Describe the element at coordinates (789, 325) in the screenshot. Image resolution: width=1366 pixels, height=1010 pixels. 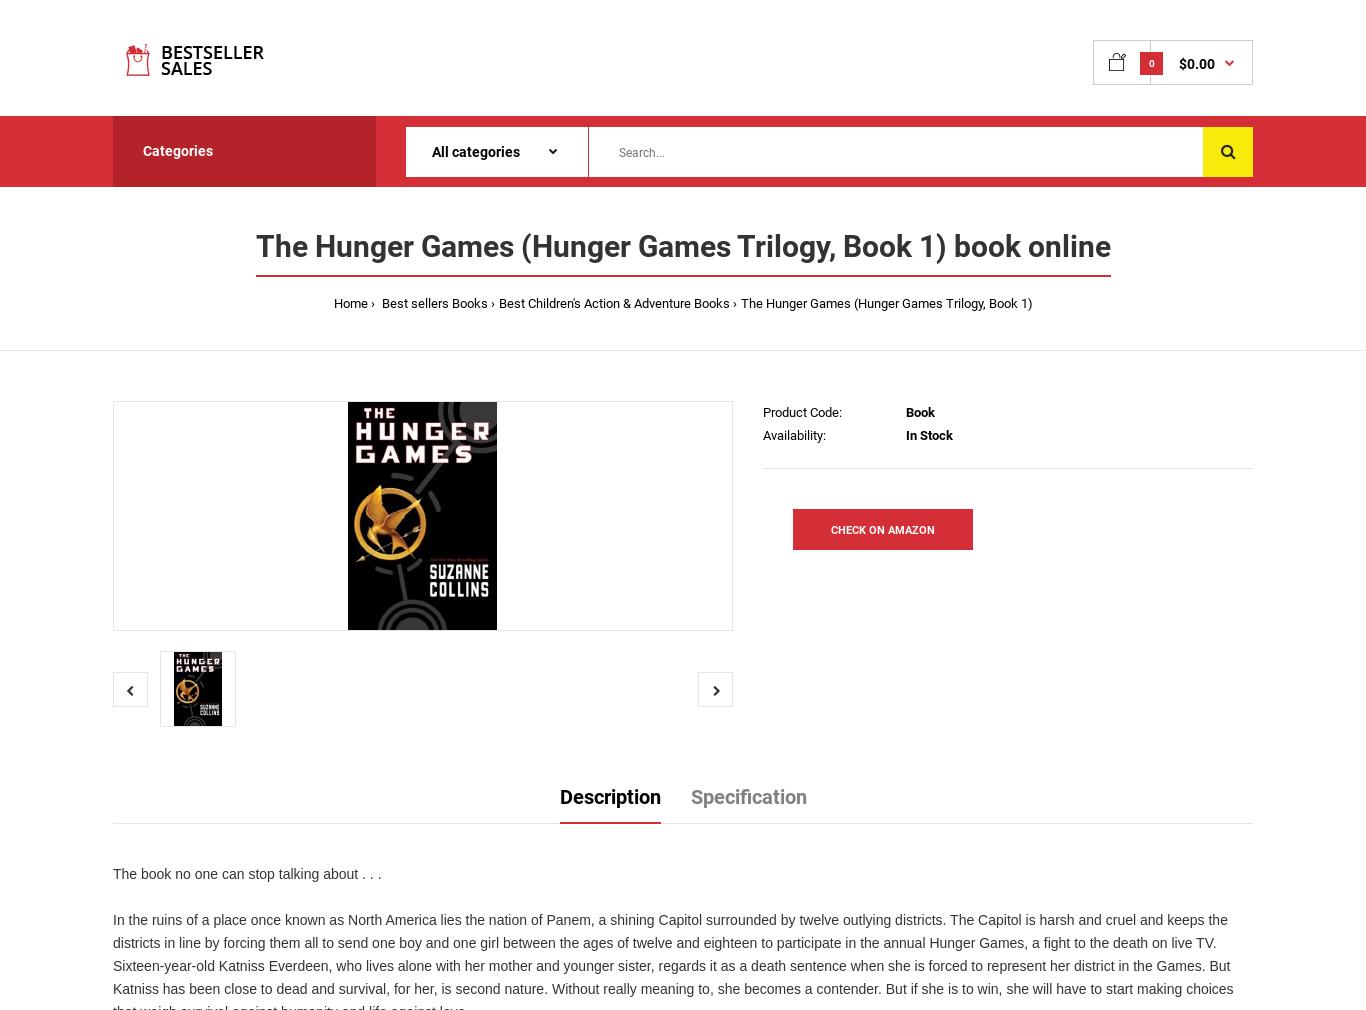
I see `'Best Fantasy Movies'` at that location.